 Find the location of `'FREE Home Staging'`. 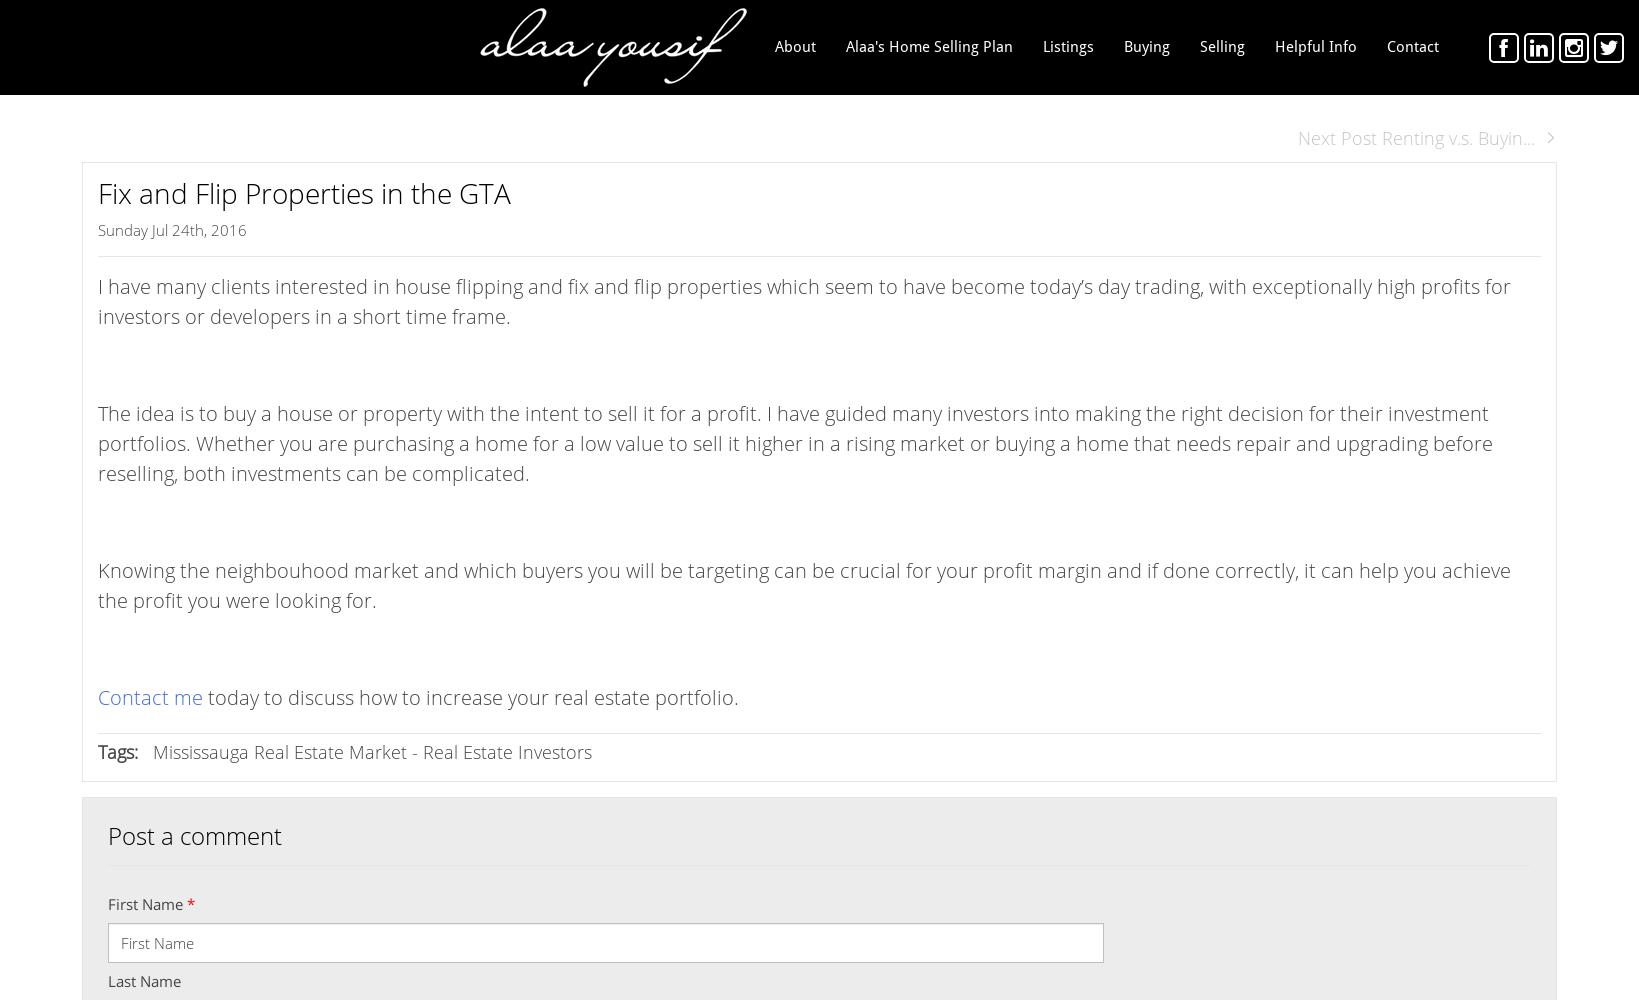

'FREE Home Staging' is located at coordinates (1265, 299).